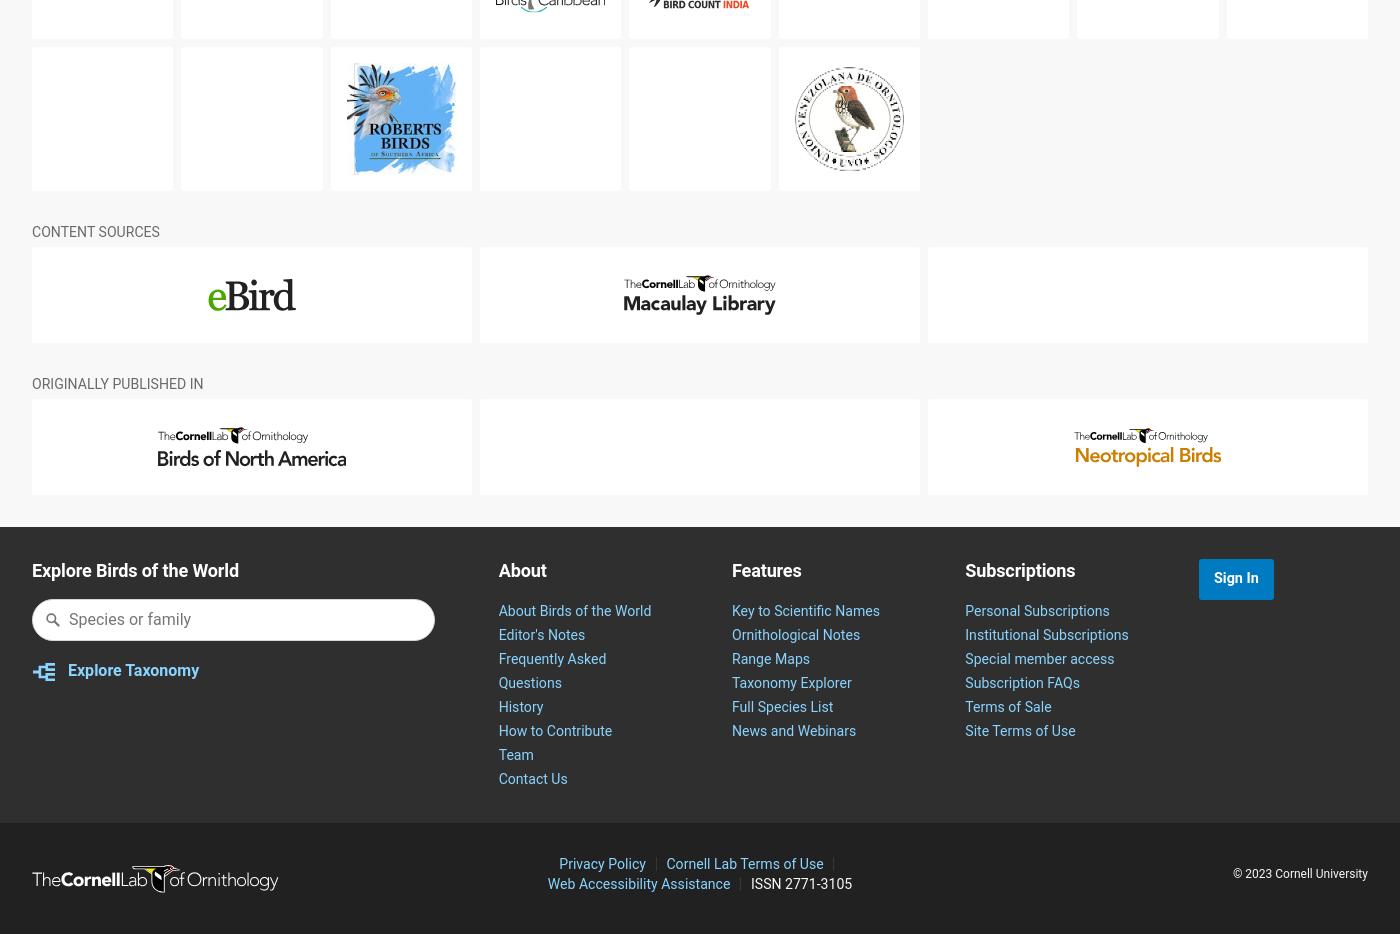 Image resolution: width=1400 pixels, height=934 pixels. What do you see at coordinates (520, 754) in the screenshot?
I see `'History'` at bounding box center [520, 754].